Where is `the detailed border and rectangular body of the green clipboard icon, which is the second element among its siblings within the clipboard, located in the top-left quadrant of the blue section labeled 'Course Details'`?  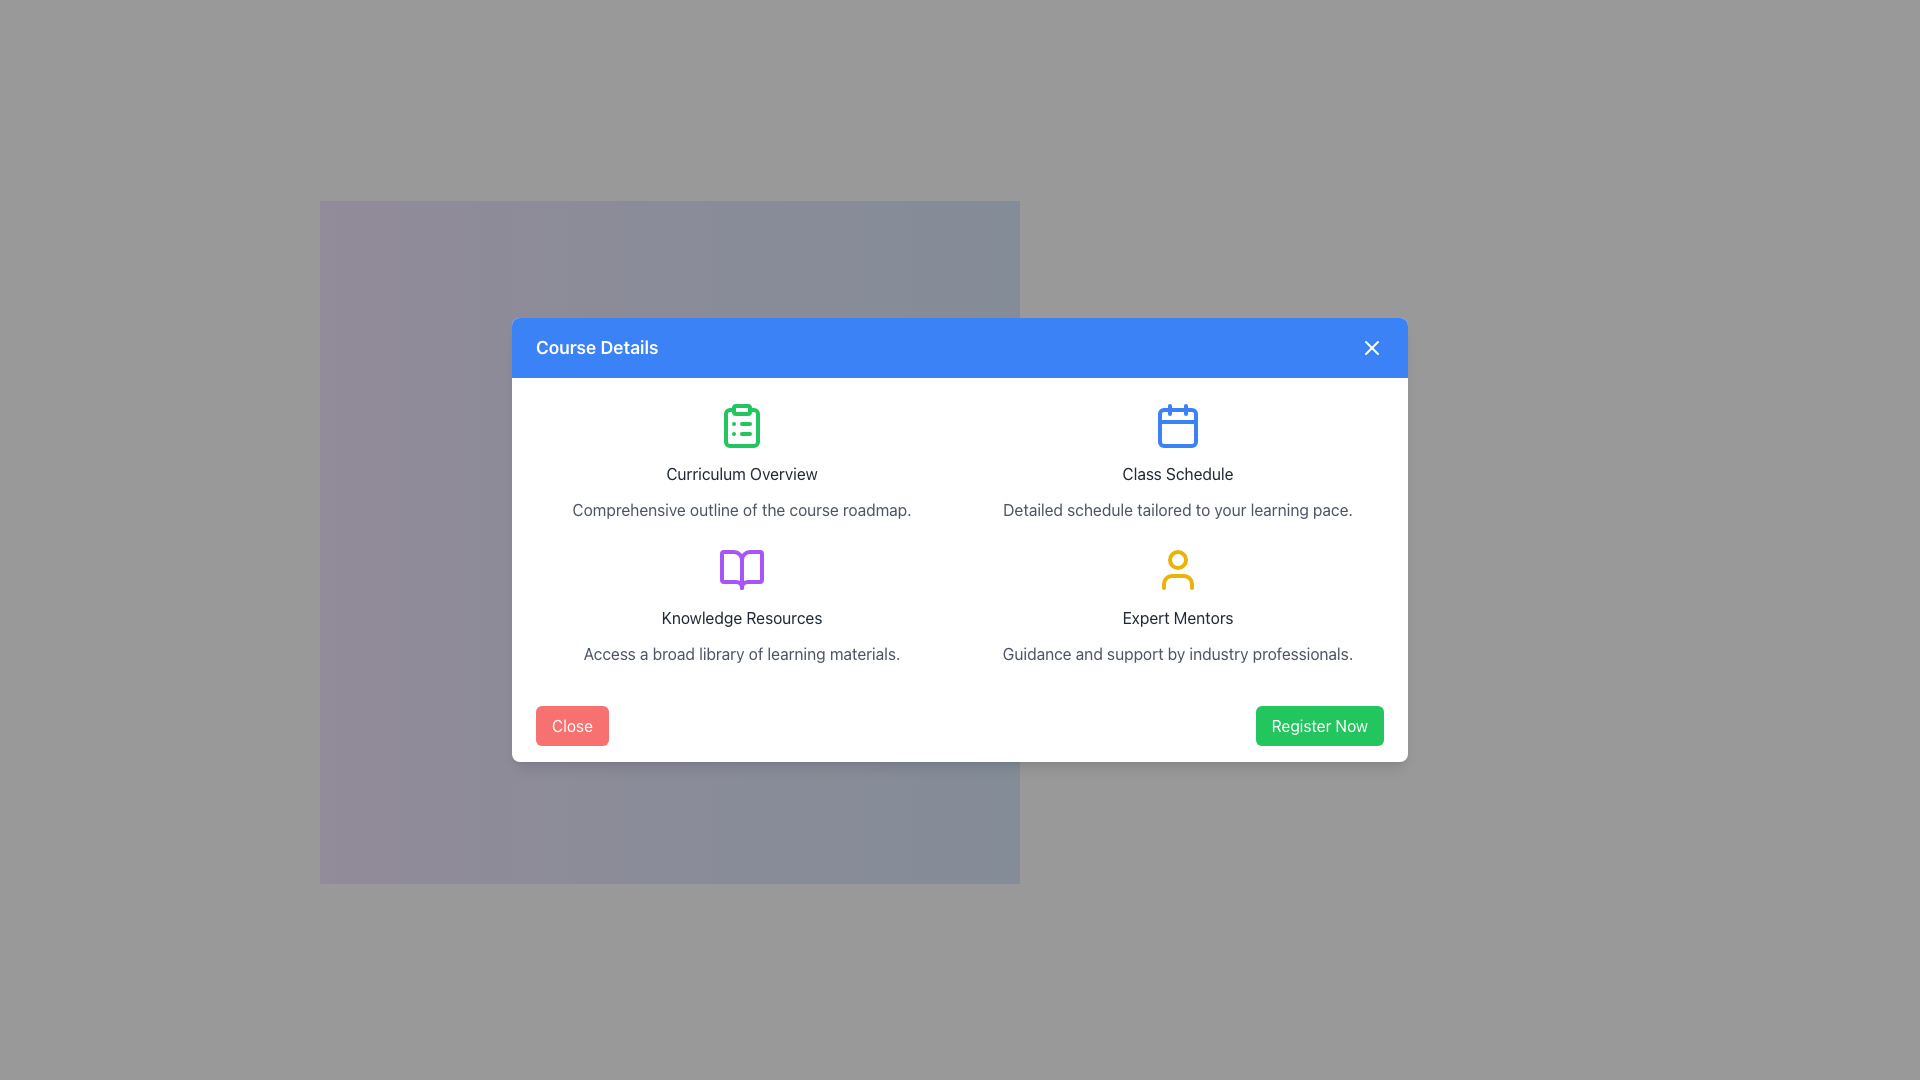
the detailed border and rectangular body of the green clipboard icon, which is the second element among its siblings within the clipboard, located in the top-left quadrant of the blue section labeled 'Course Details' is located at coordinates (741, 427).